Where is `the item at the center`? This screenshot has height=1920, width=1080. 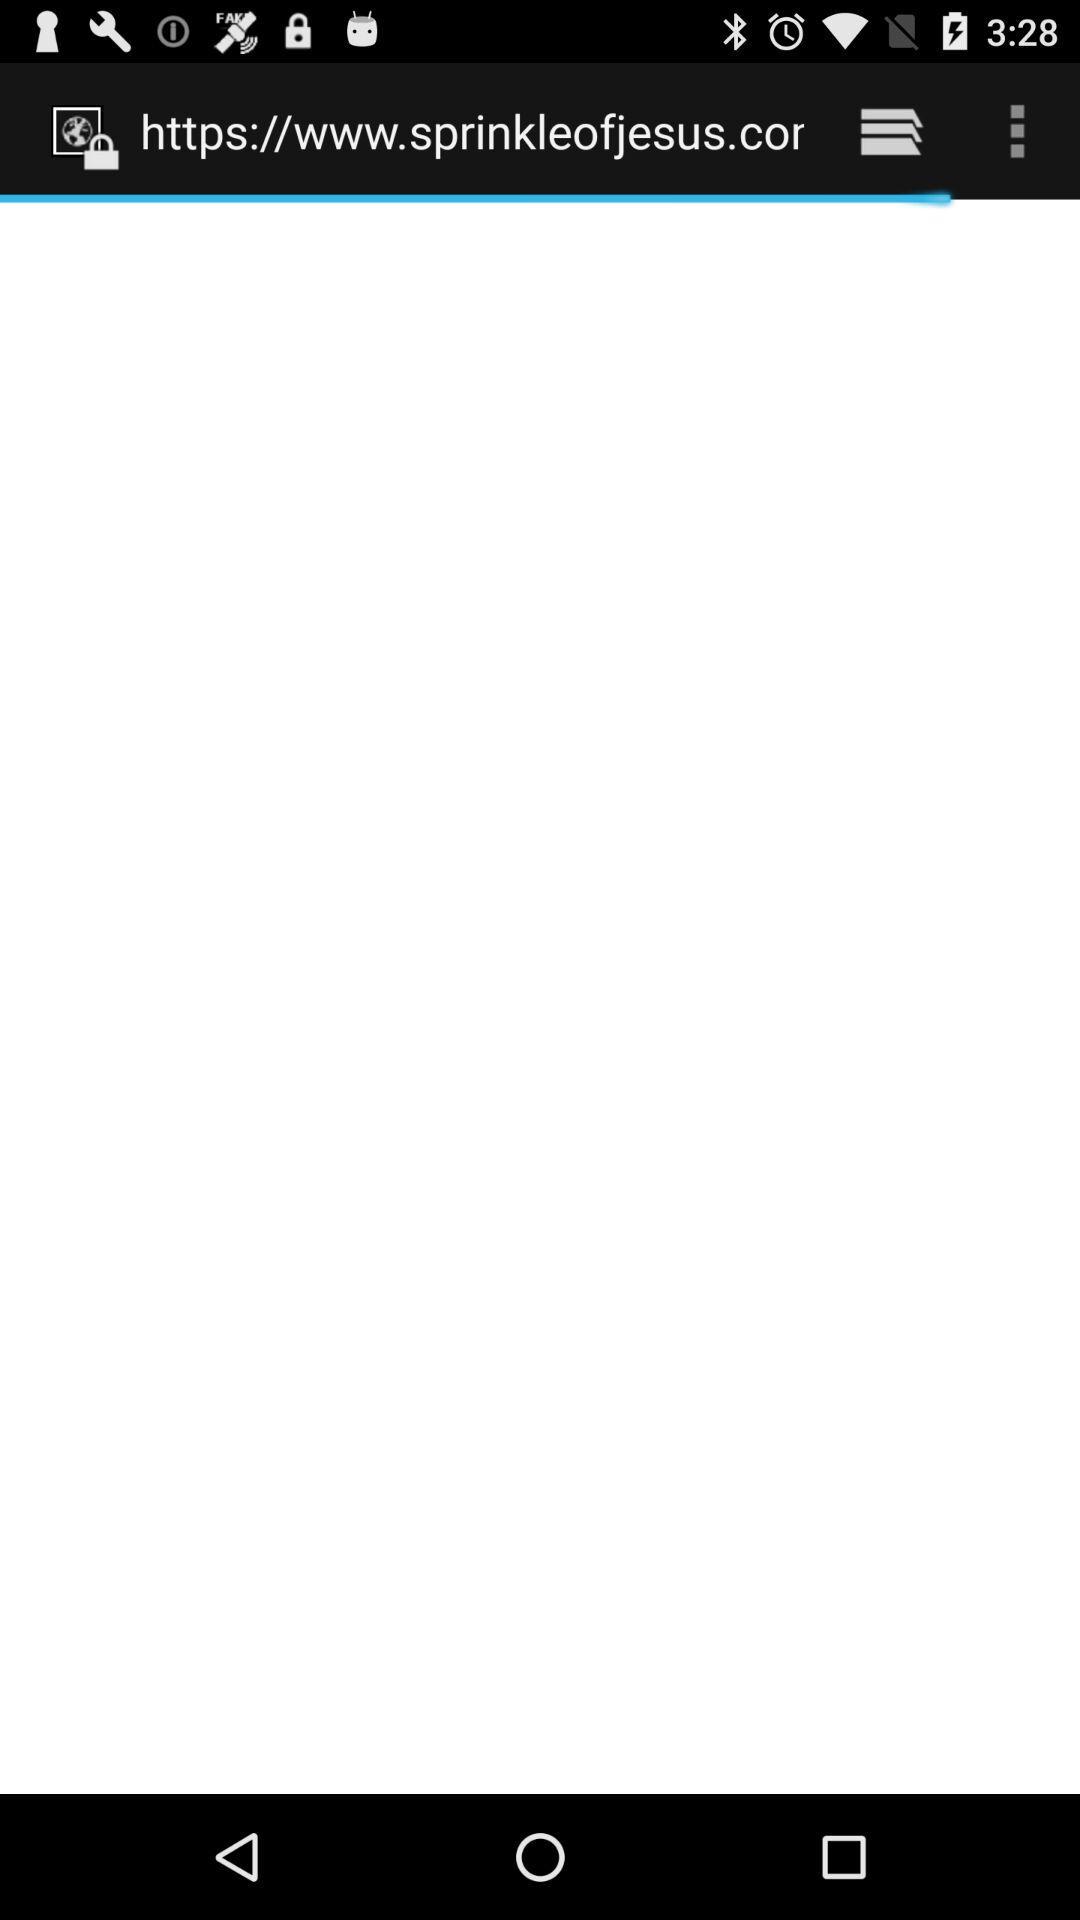 the item at the center is located at coordinates (540, 996).